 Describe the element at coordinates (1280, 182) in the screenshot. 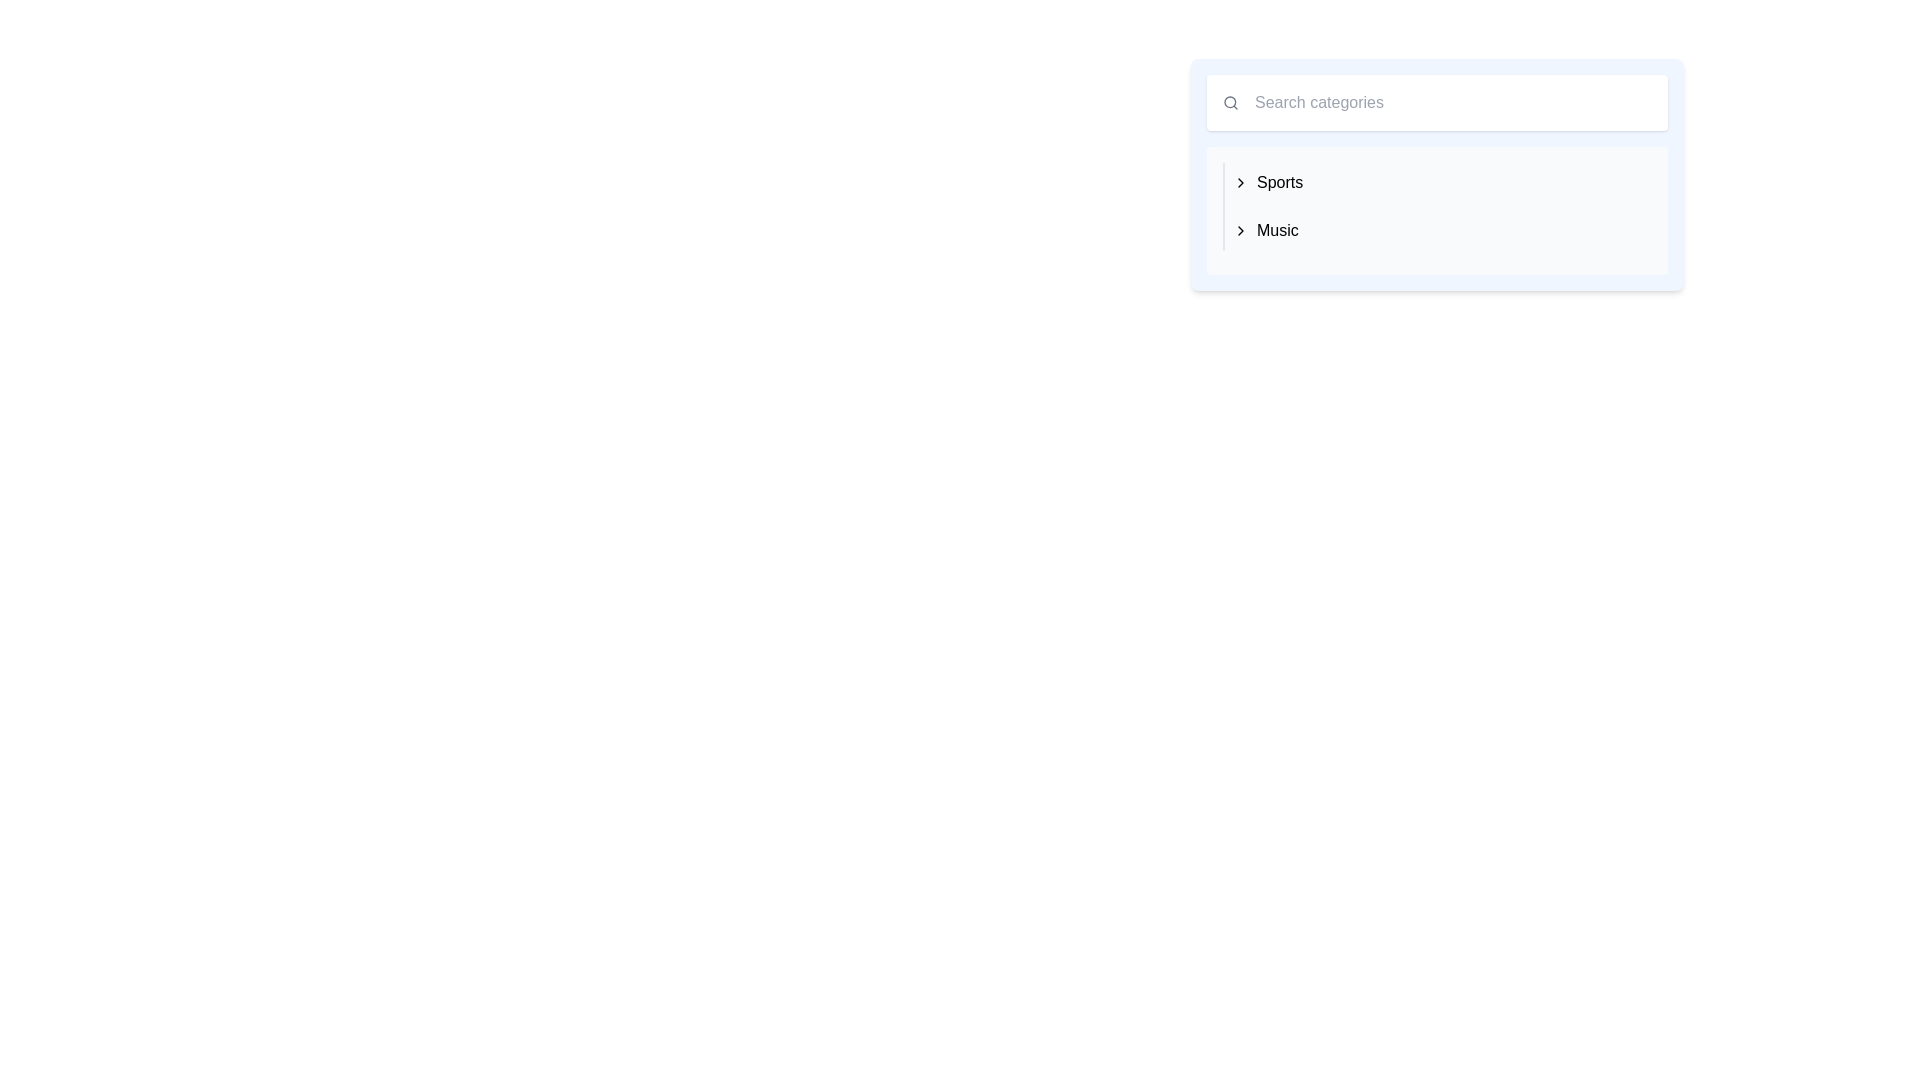

I see `the 'Sports' text label within the navigation button, which is styled with a sans-serif font and appears black against a white background` at that location.